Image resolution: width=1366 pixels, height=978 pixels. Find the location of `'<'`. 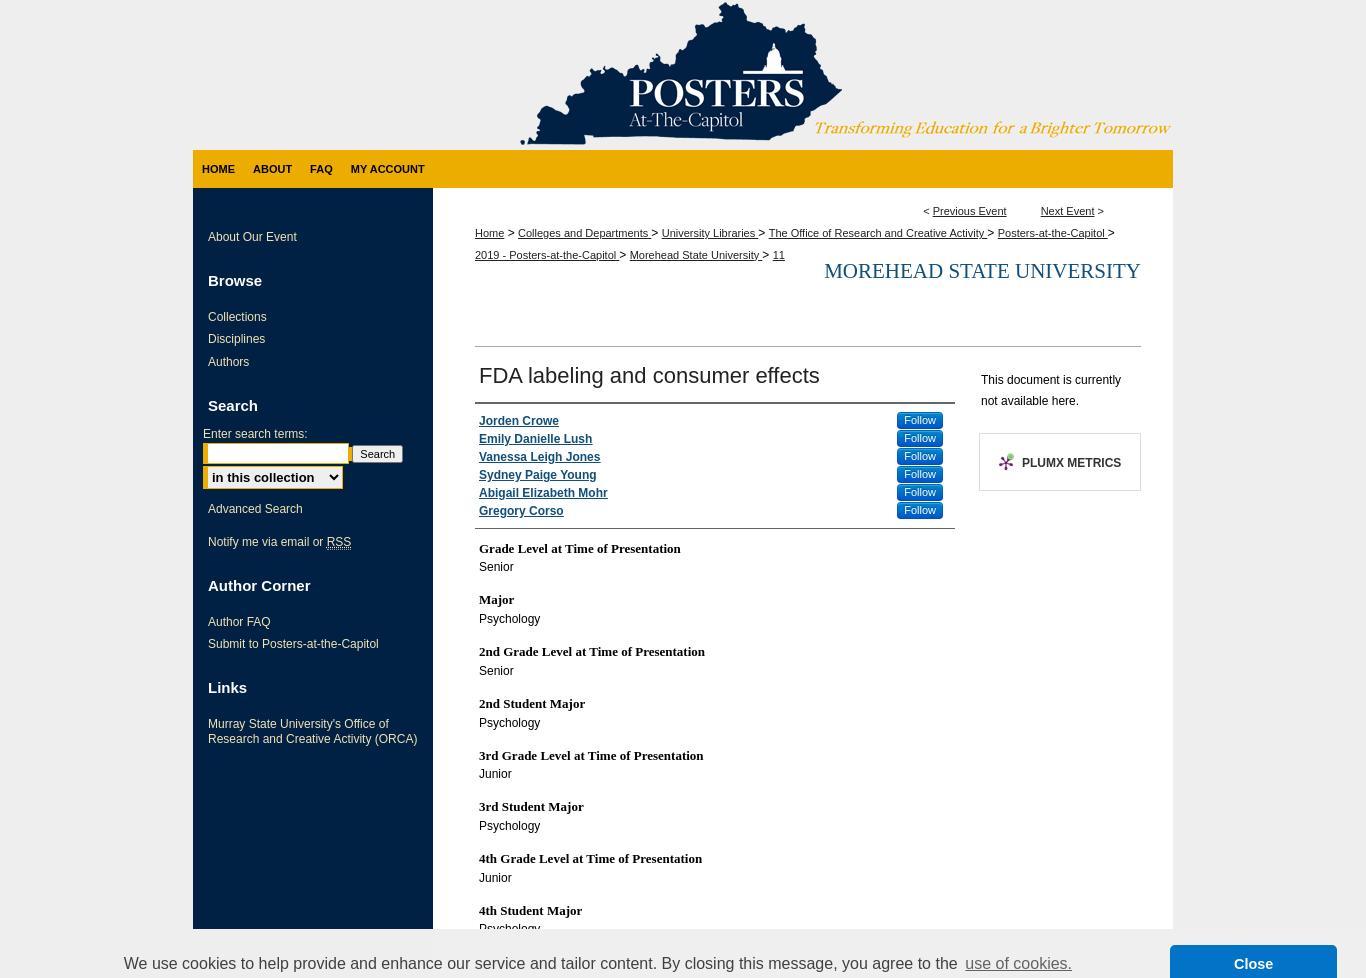

'<' is located at coordinates (927, 210).